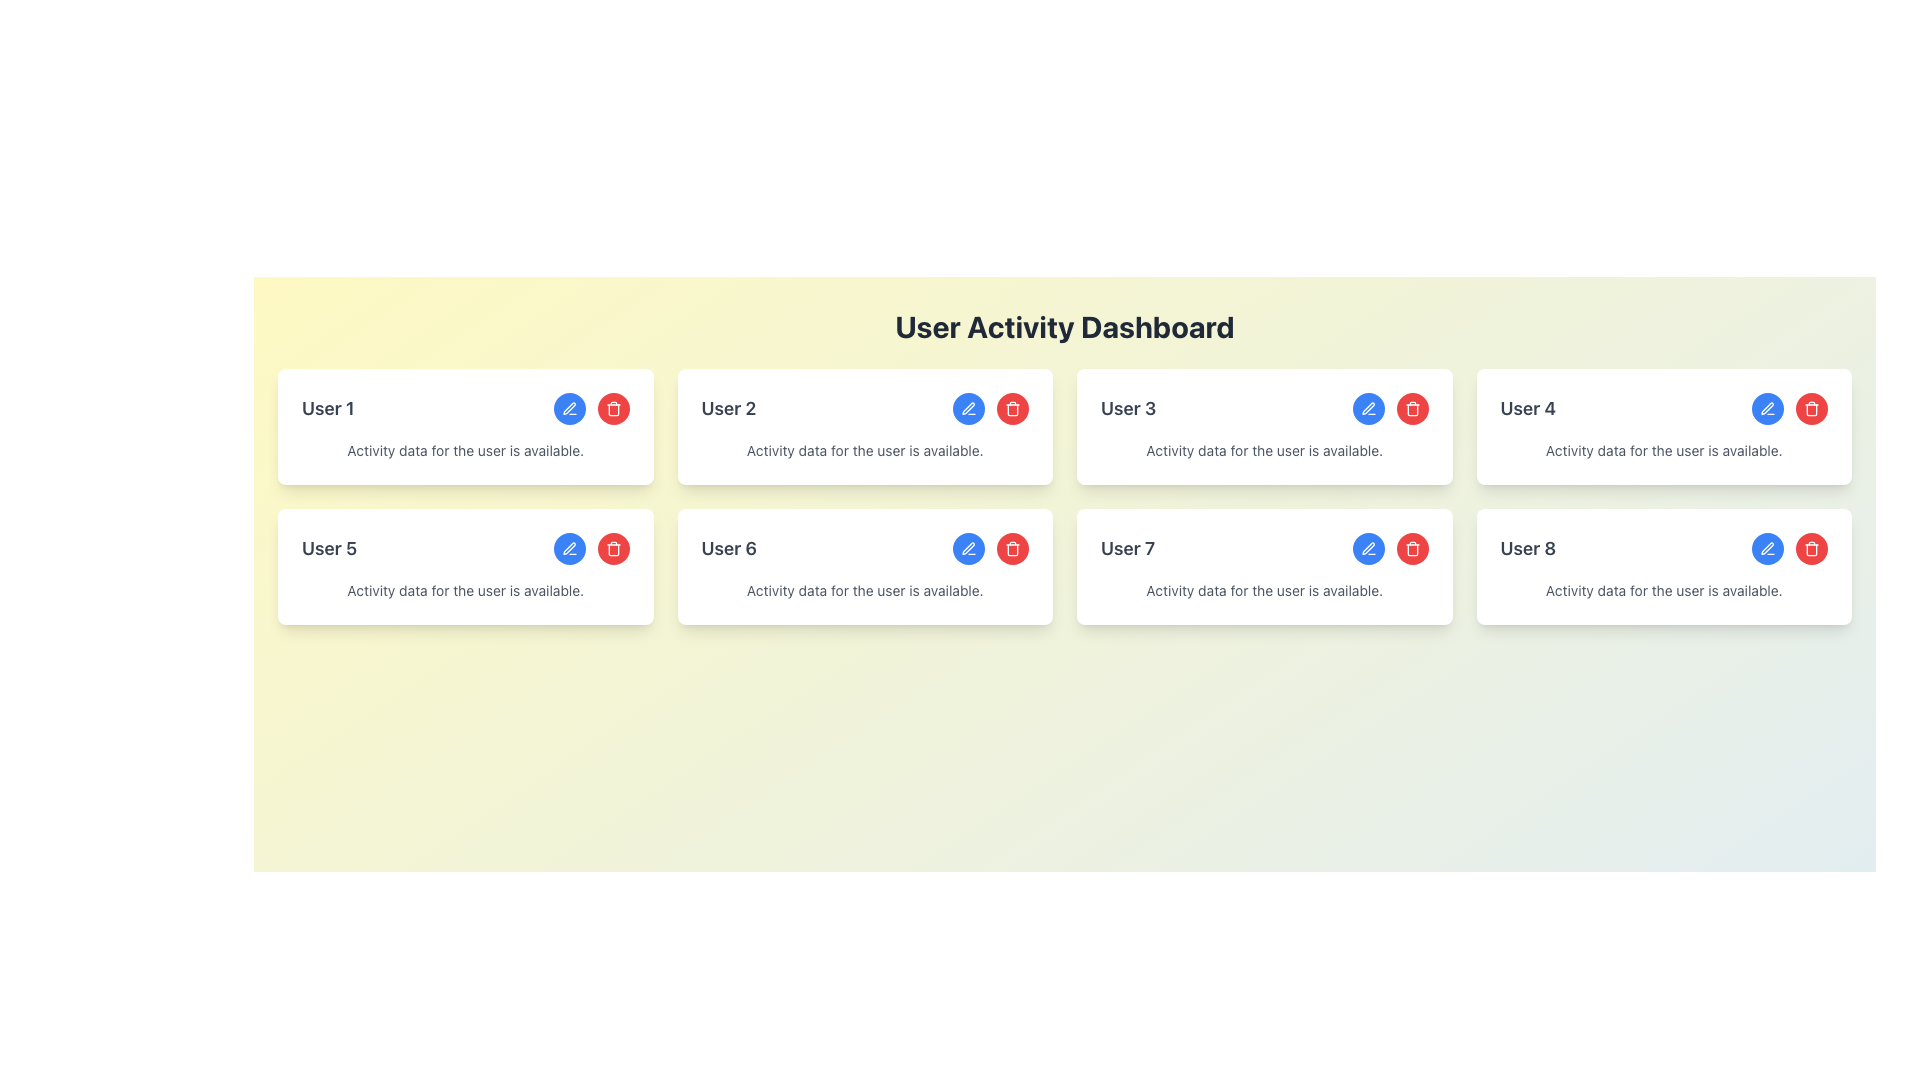 The width and height of the screenshot is (1920, 1080). I want to click on the trash bin icon component, which is part of the SVG graphic indicating a deletion action, located in the top-right section of the 'User 4' card, so click(1811, 408).